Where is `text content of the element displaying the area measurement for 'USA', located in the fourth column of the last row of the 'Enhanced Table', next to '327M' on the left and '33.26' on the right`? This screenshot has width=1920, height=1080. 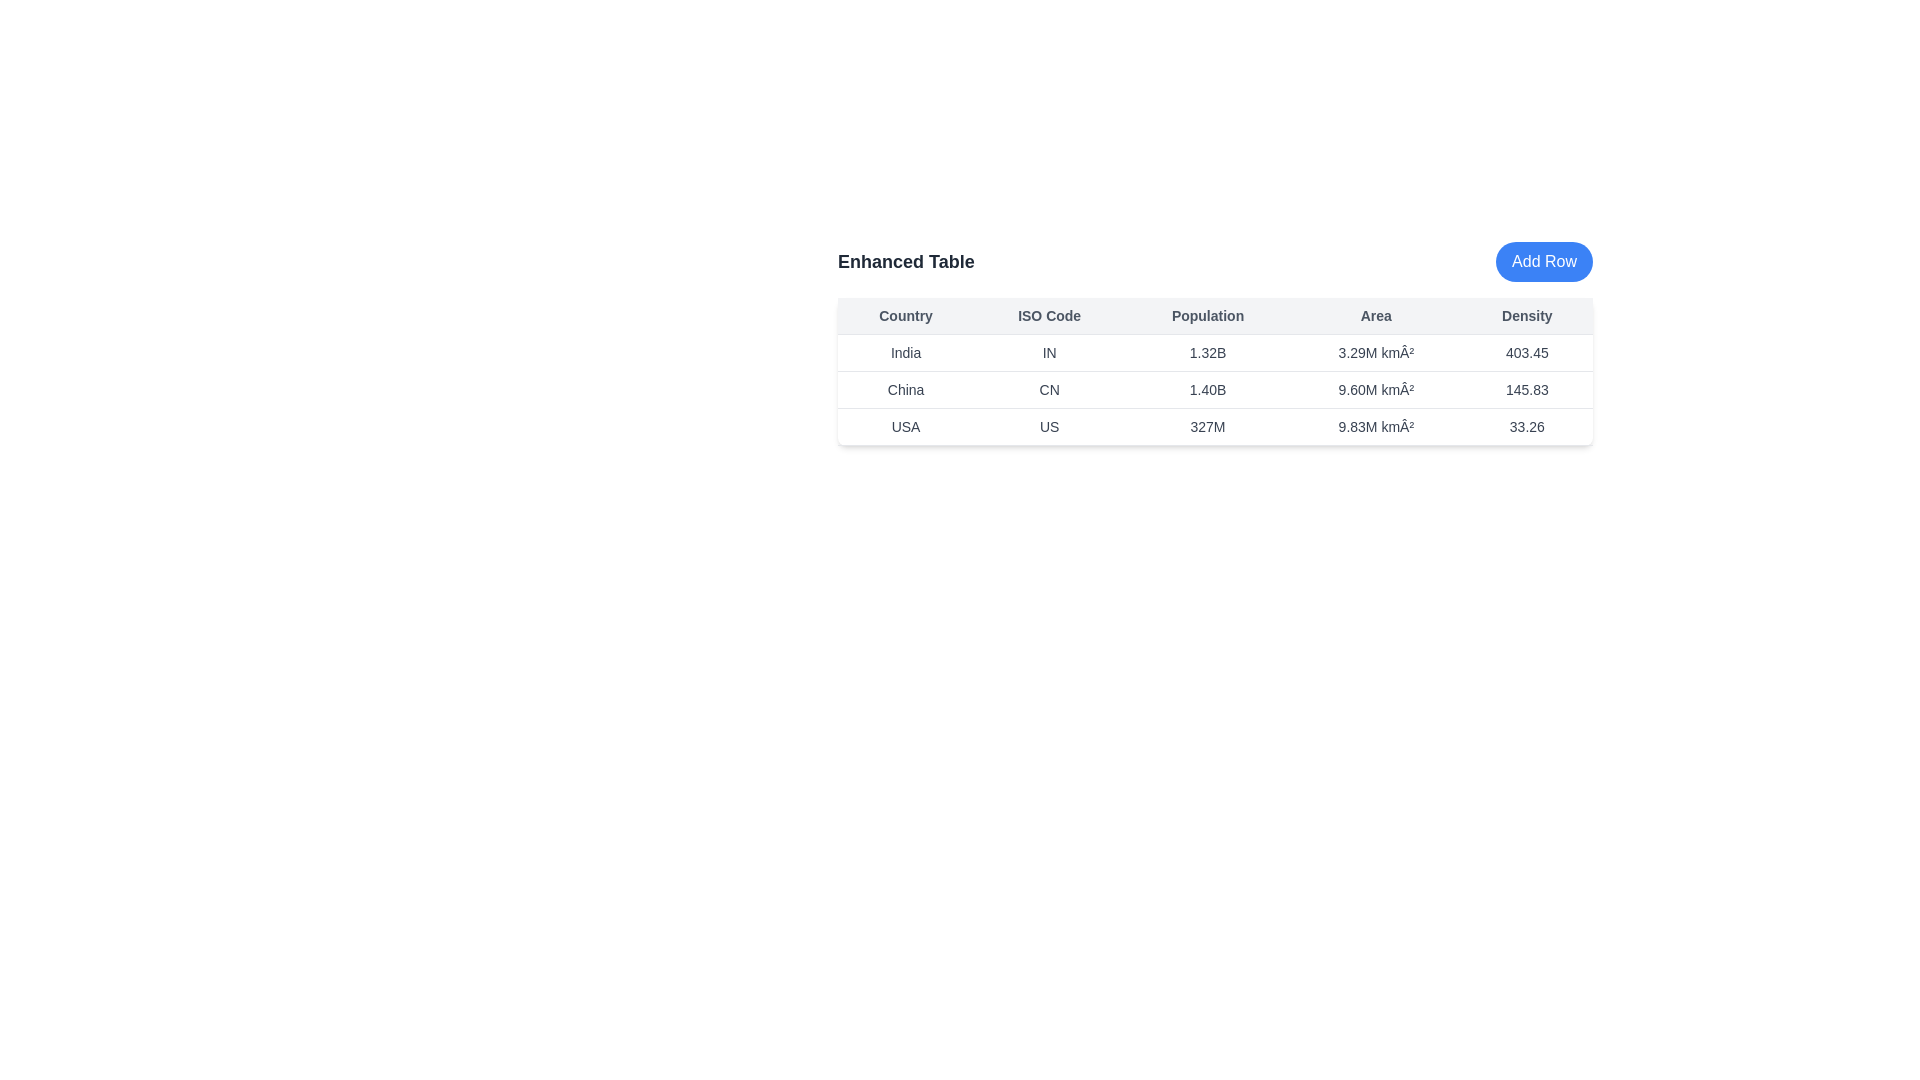 text content of the element displaying the area measurement for 'USA', located in the fourth column of the last row of the 'Enhanced Table', next to '327M' on the left and '33.26' on the right is located at coordinates (1375, 426).